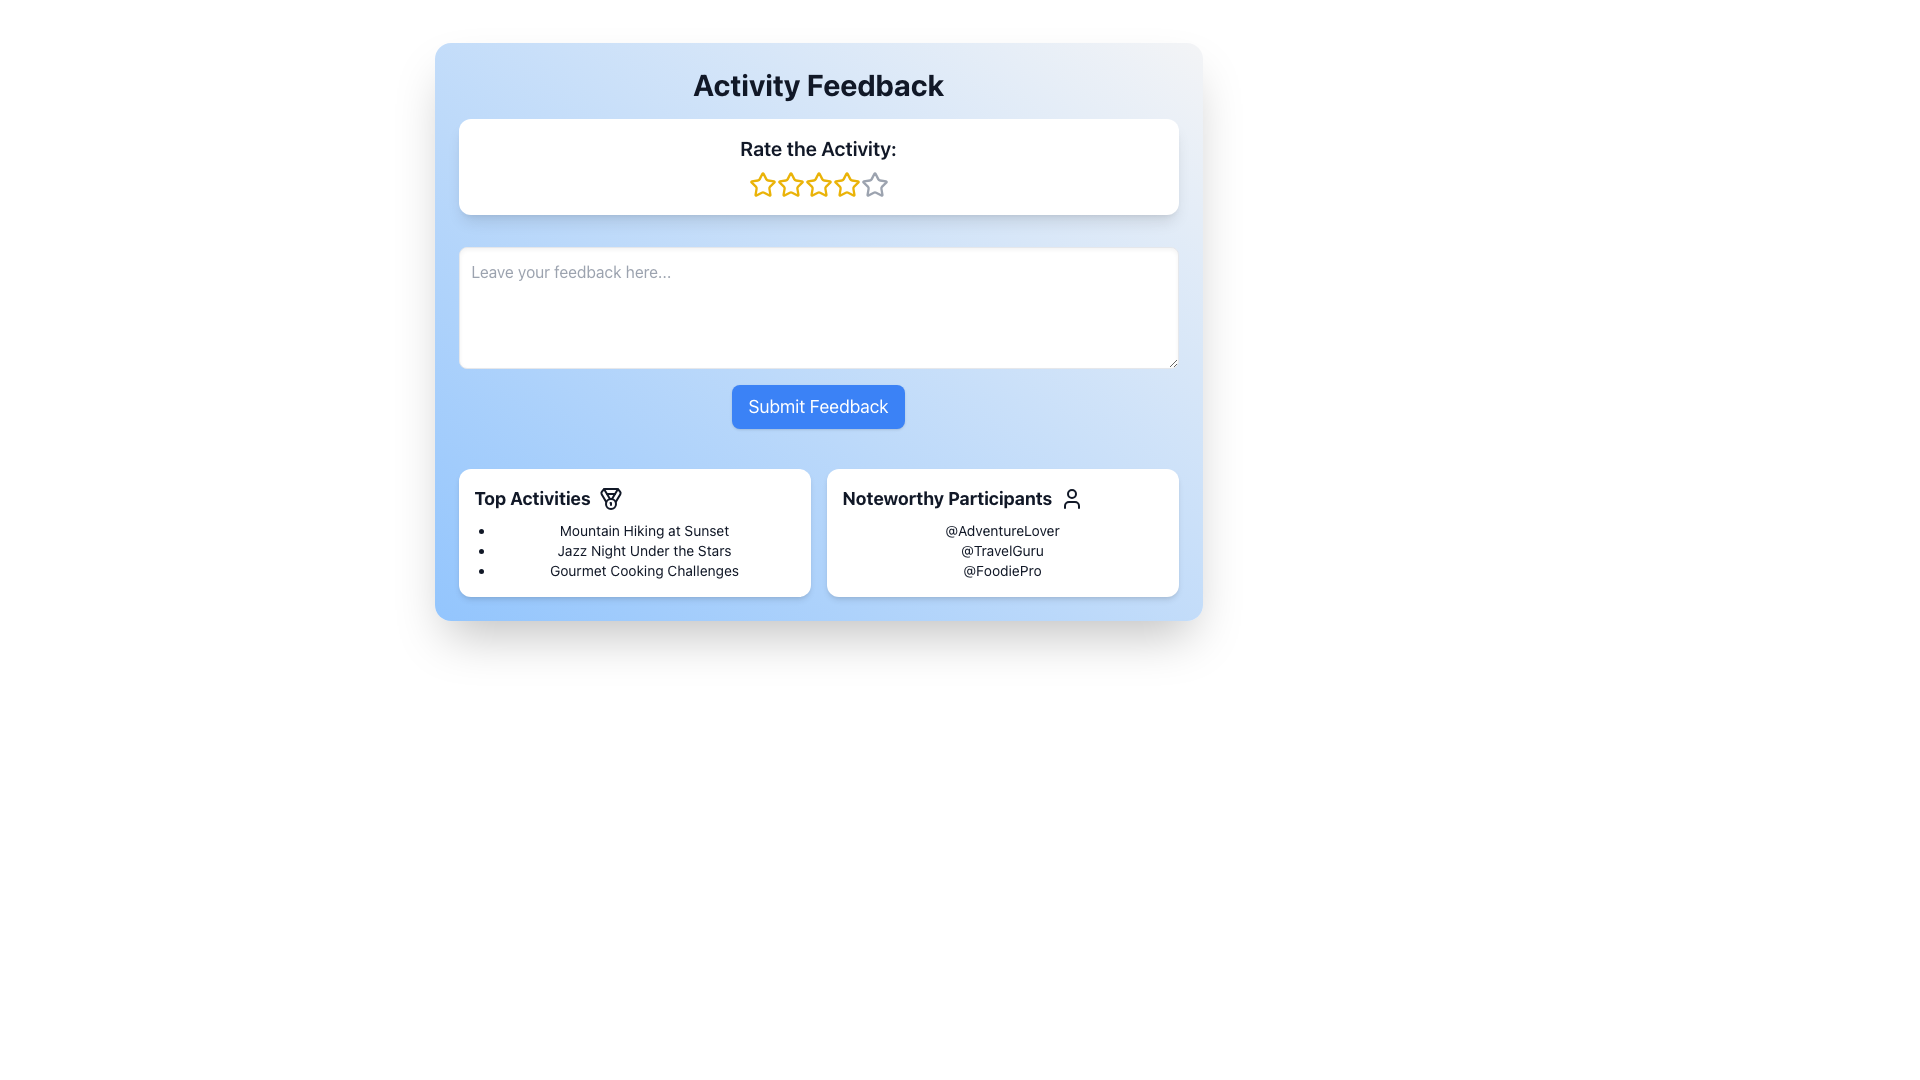 This screenshot has height=1080, width=1920. I want to click on the third star icon in the rating sequence, so click(818, 185).